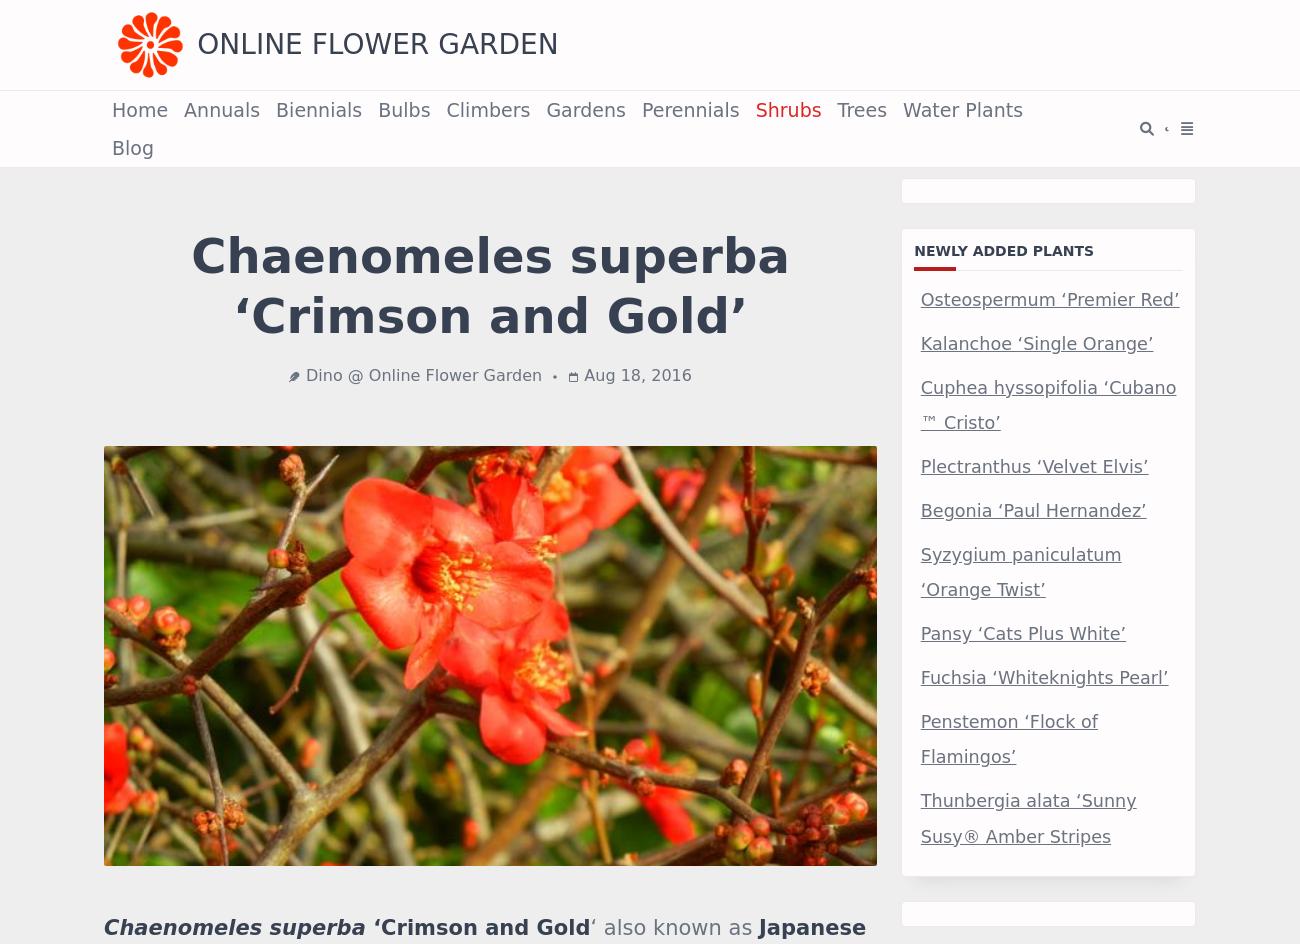 Image resolution: width=1300 pixels, height=944 pixels. What do you see at coordinates (364, 79) in the screenshot?
I see `'Chaenomeles superba ‘Jet Trail’'` at bounding box center [364, 79].